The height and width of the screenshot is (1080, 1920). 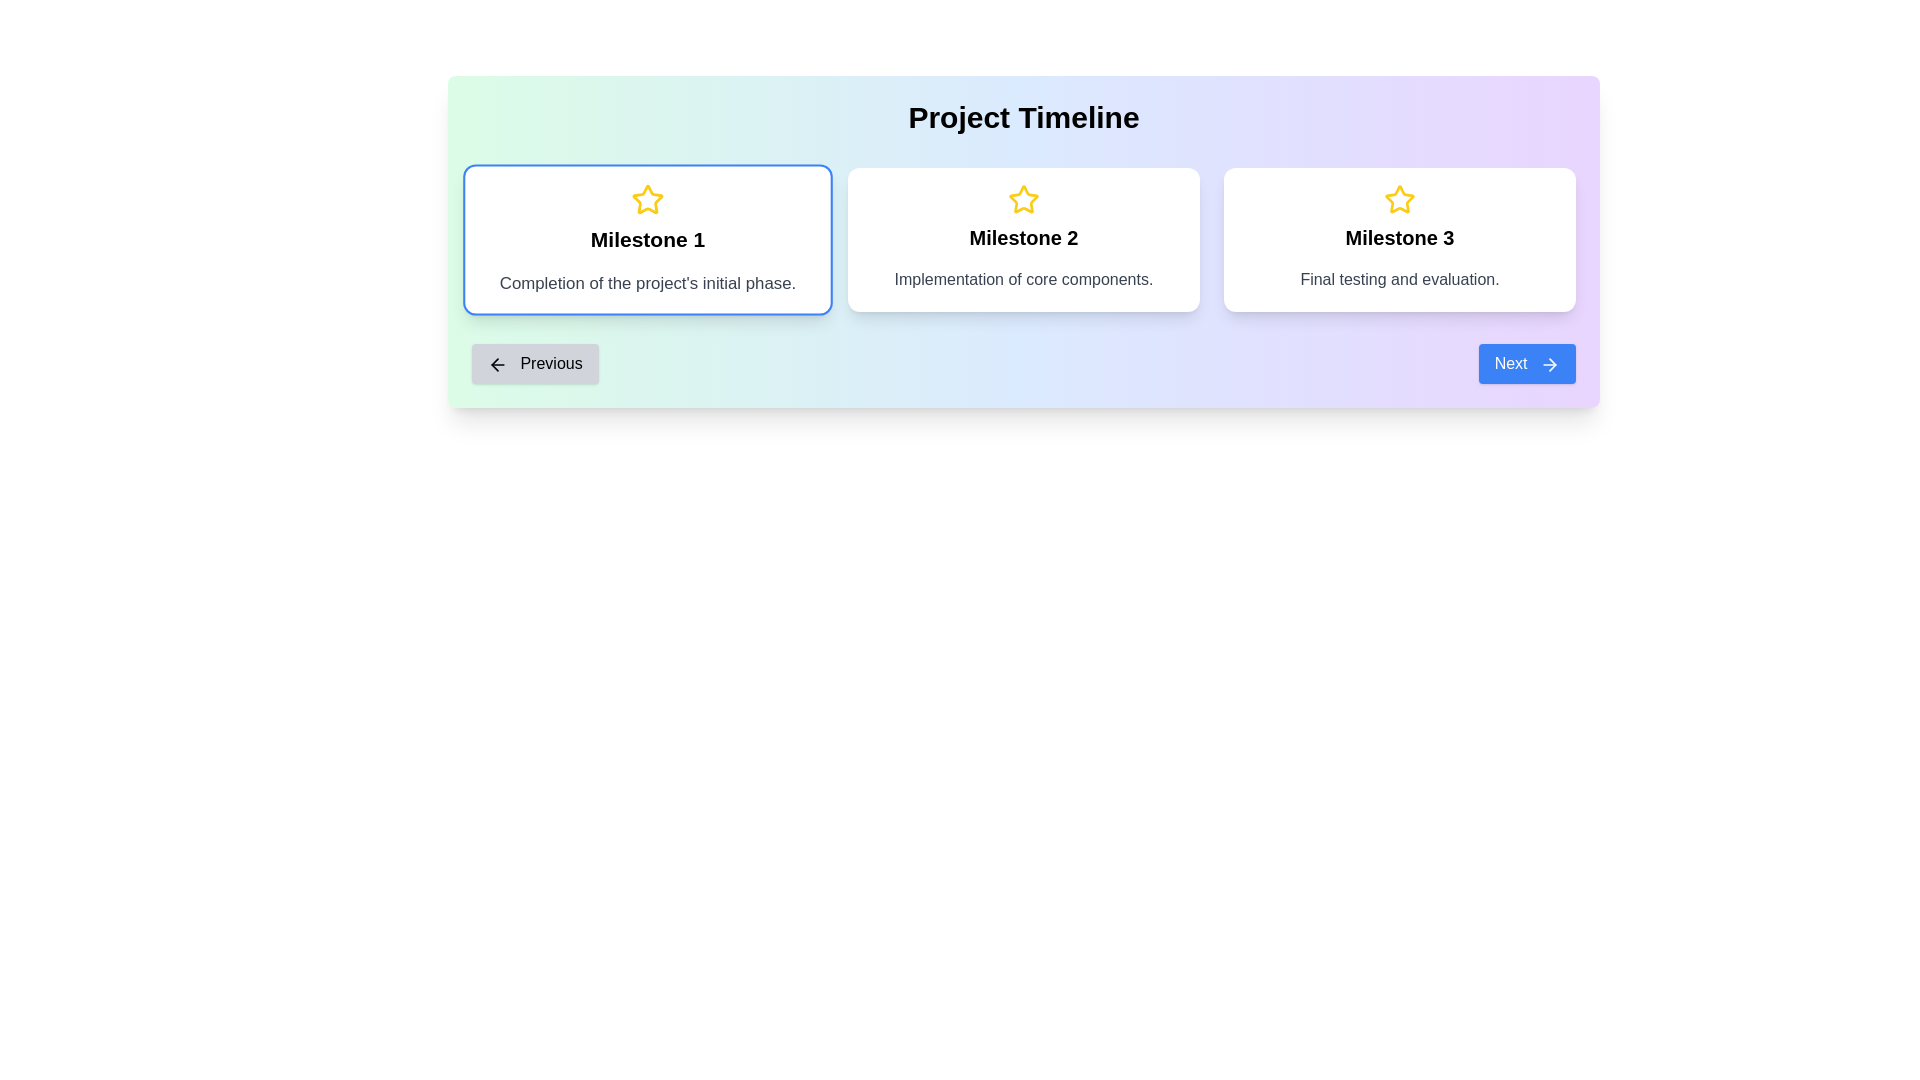 I want to click on the text label that describes 'Milestone 2,' located in the second card of the horizontally-aligned card group, directly below the title 'Milestone 2.', so click(x=1023, y=280).